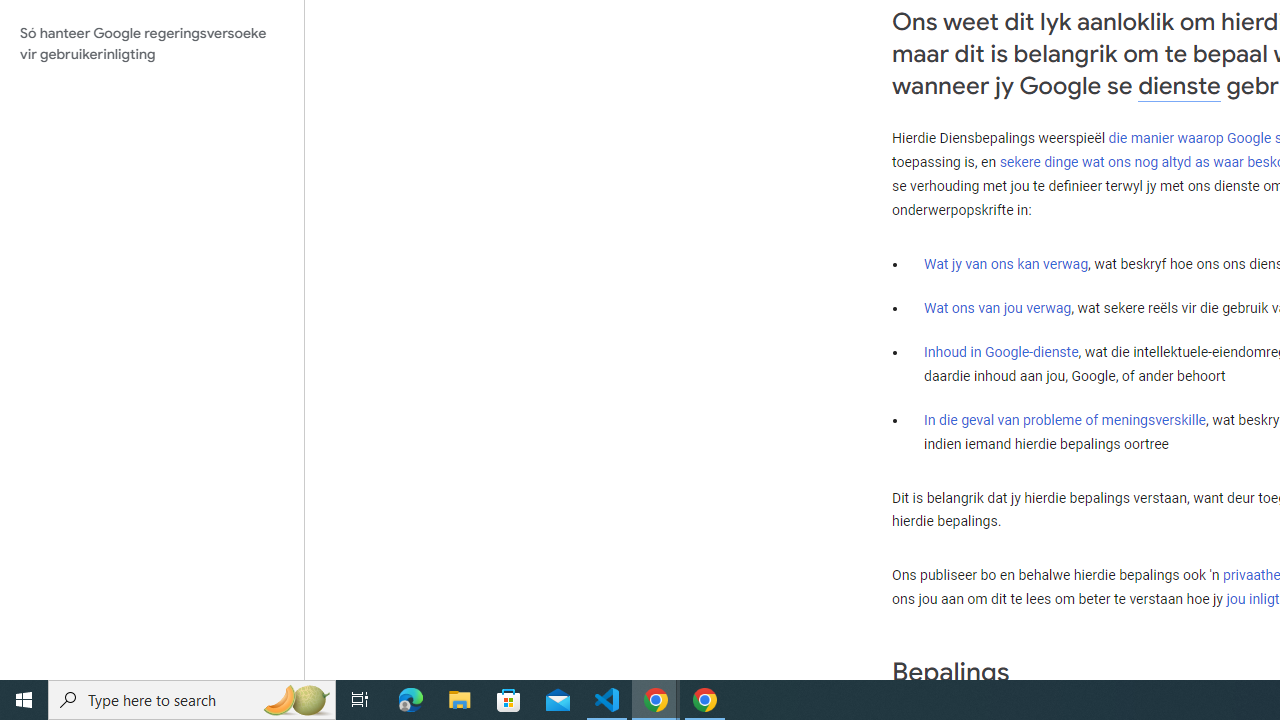  Describe the element at coordinates (1006, 262) in the screenshot. I see `'Wat jy van ons kan verwag'` at that location.